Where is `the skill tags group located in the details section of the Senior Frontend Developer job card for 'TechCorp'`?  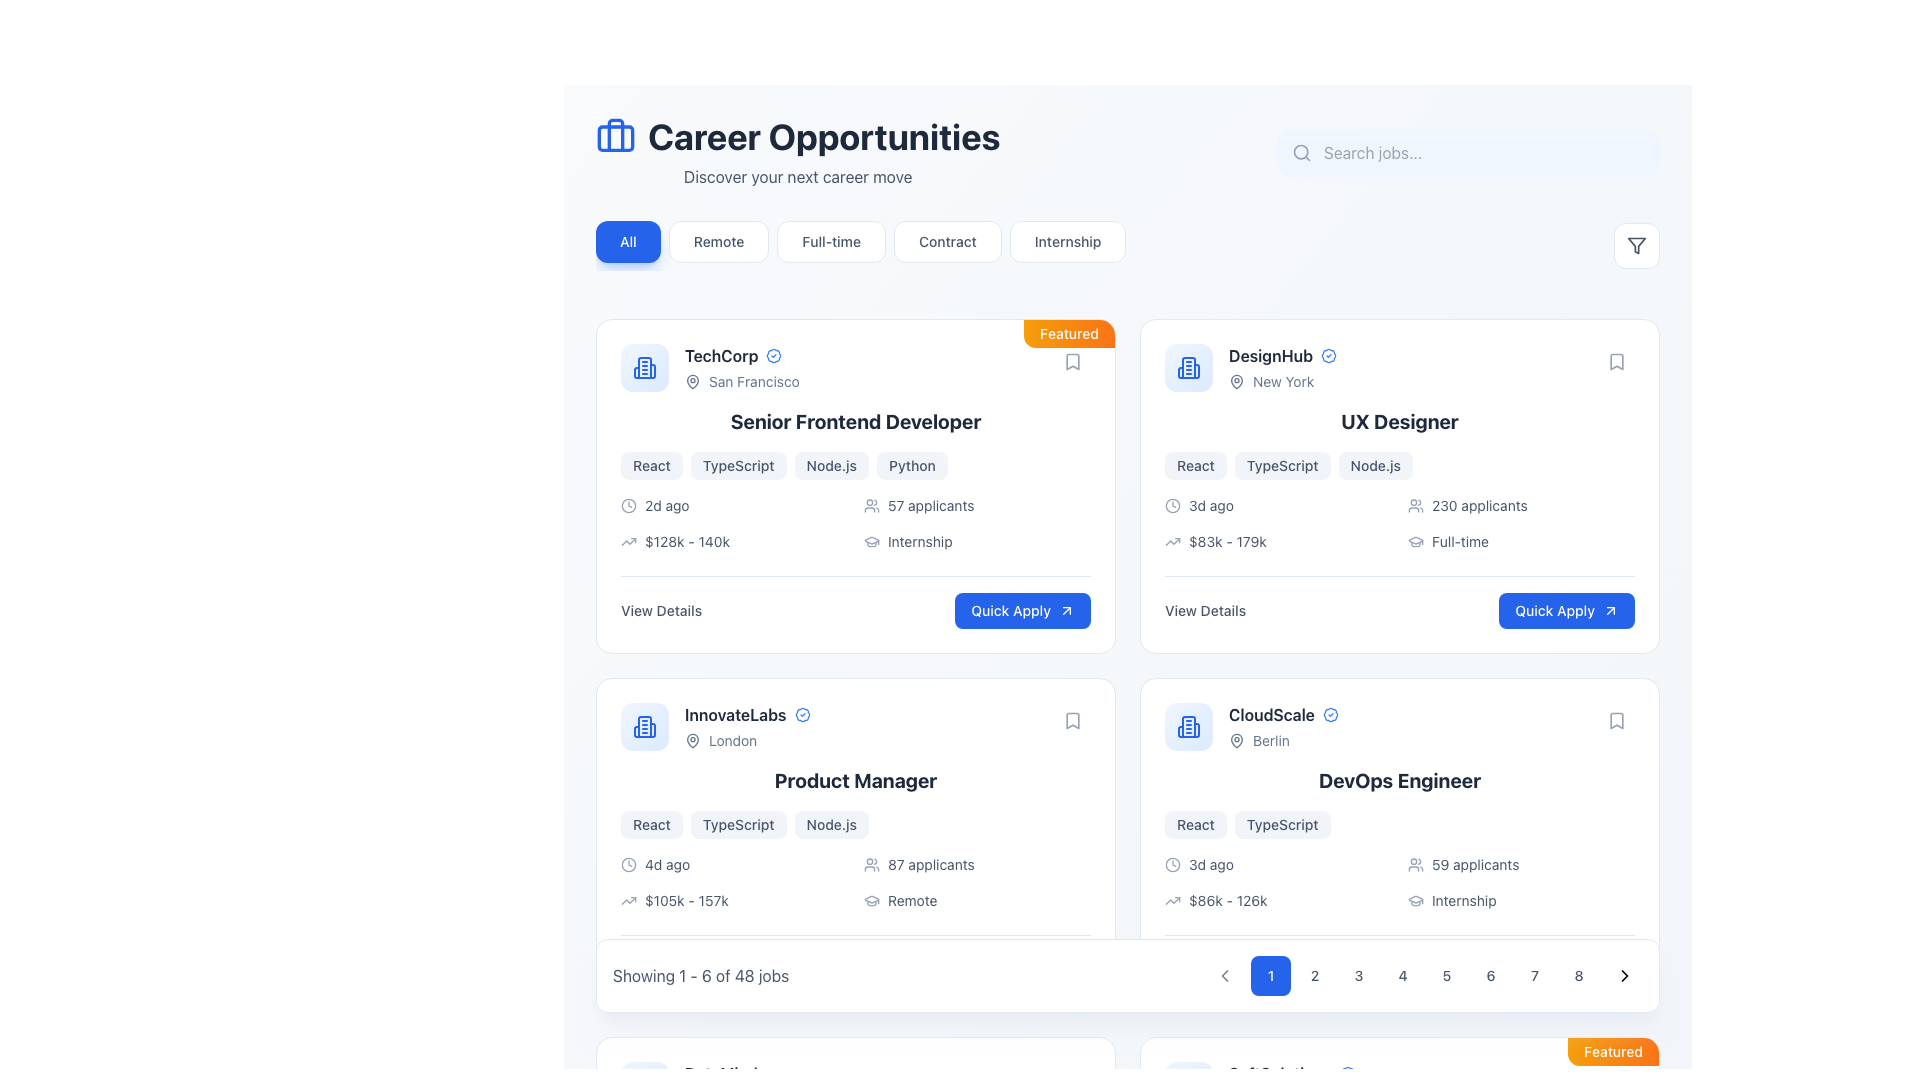
the skill tags group located in the details section of the Senior Frontend Developer job card for 'TechCorp' is located at coordinates (855, 466).